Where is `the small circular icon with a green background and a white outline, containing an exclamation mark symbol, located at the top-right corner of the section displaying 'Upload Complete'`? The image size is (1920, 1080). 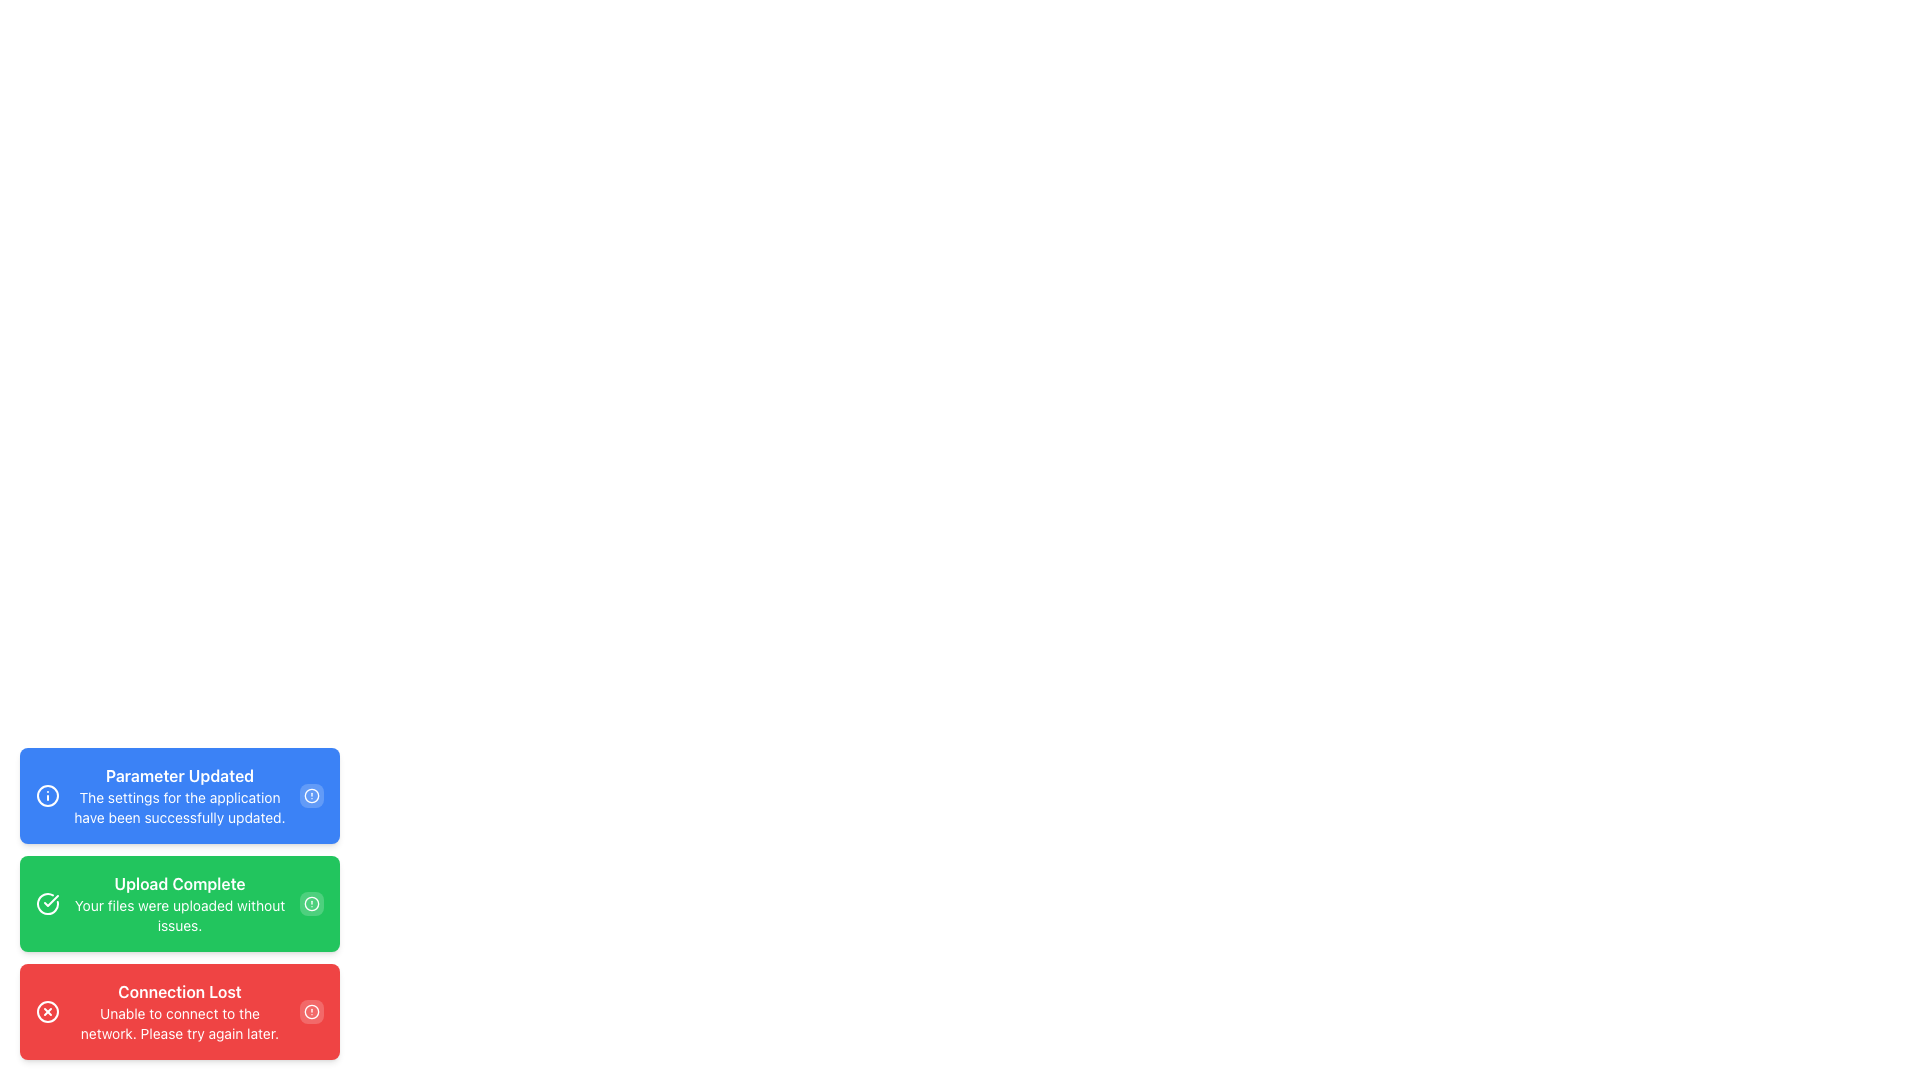
the small circular icon with a green background and a white outline, containing an exclamation mark symbol, located at the top-right corner of the section displaying 'Upload Complete' is located at coordinates (311, 903).